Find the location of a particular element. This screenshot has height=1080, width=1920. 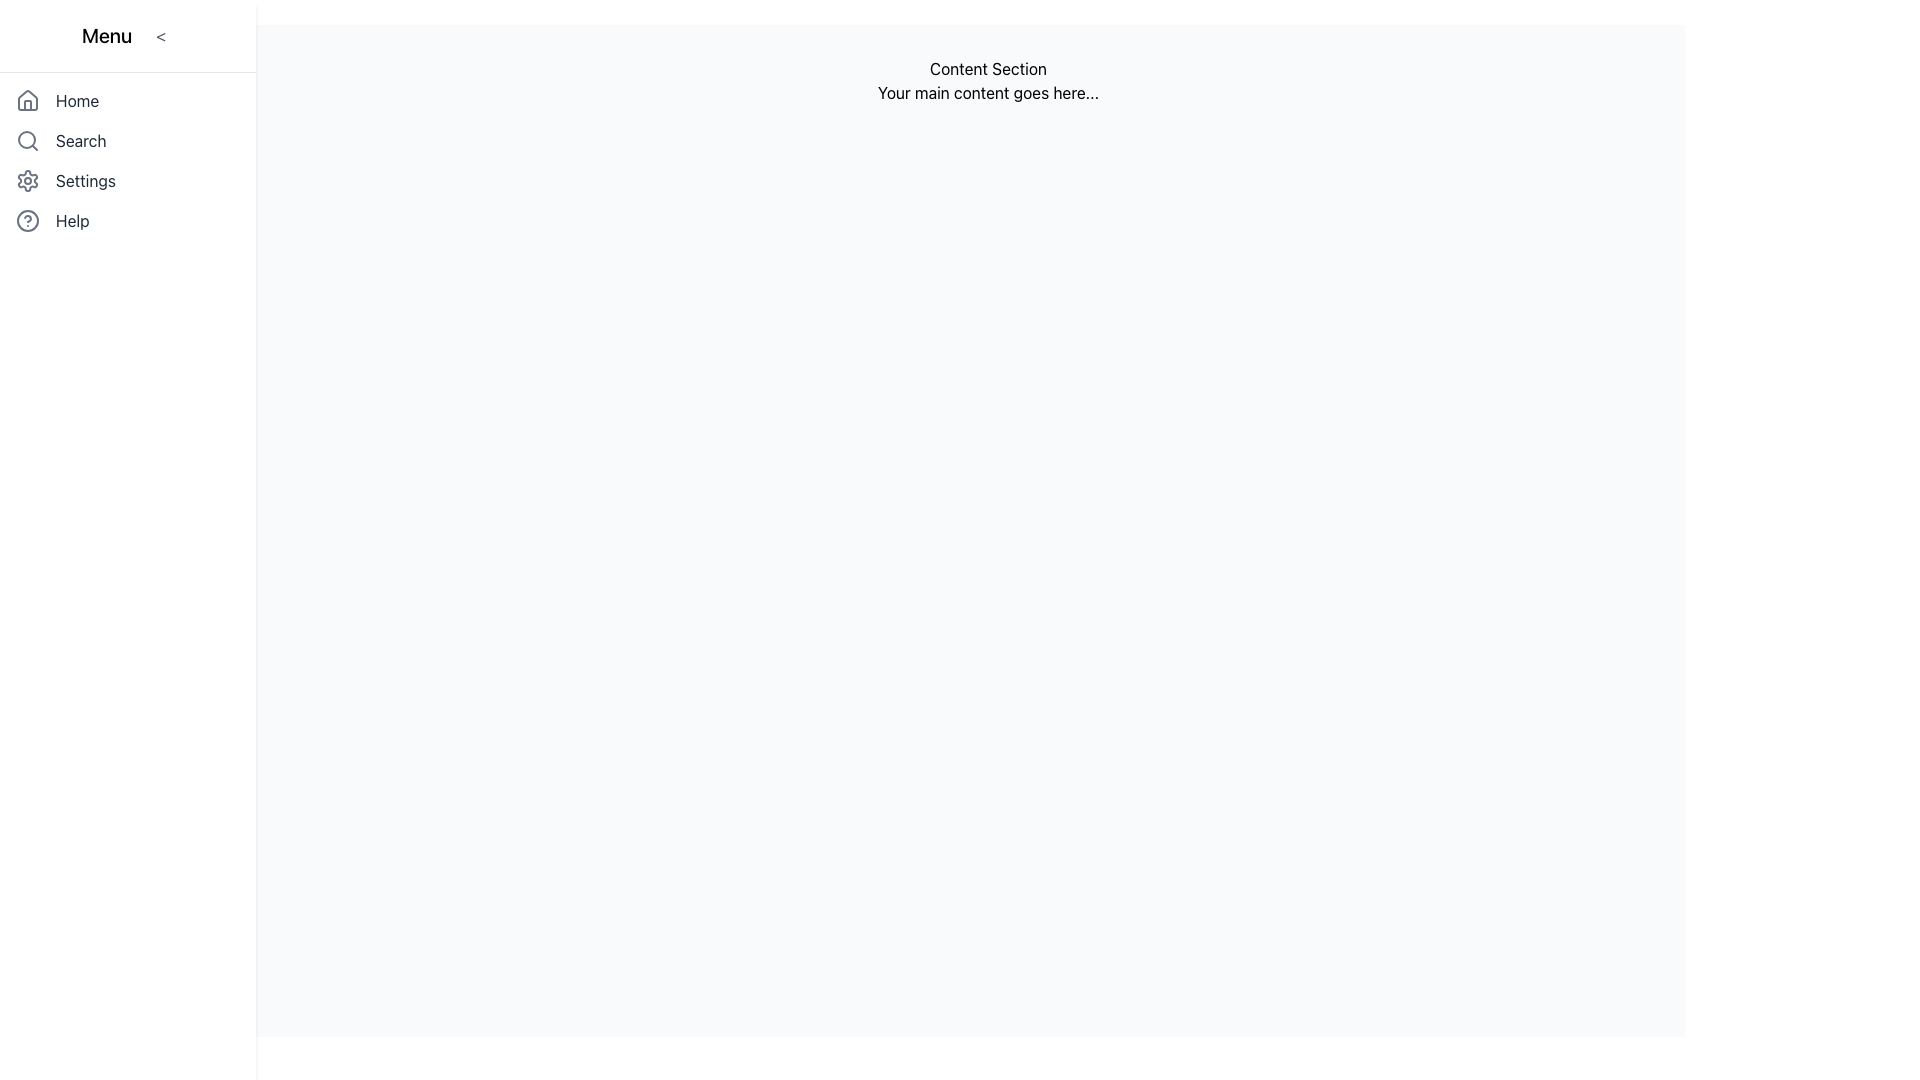

the upper part of the house icon in the sidebar menu, which represents the home page functionality is located at coordinates (28, 100).